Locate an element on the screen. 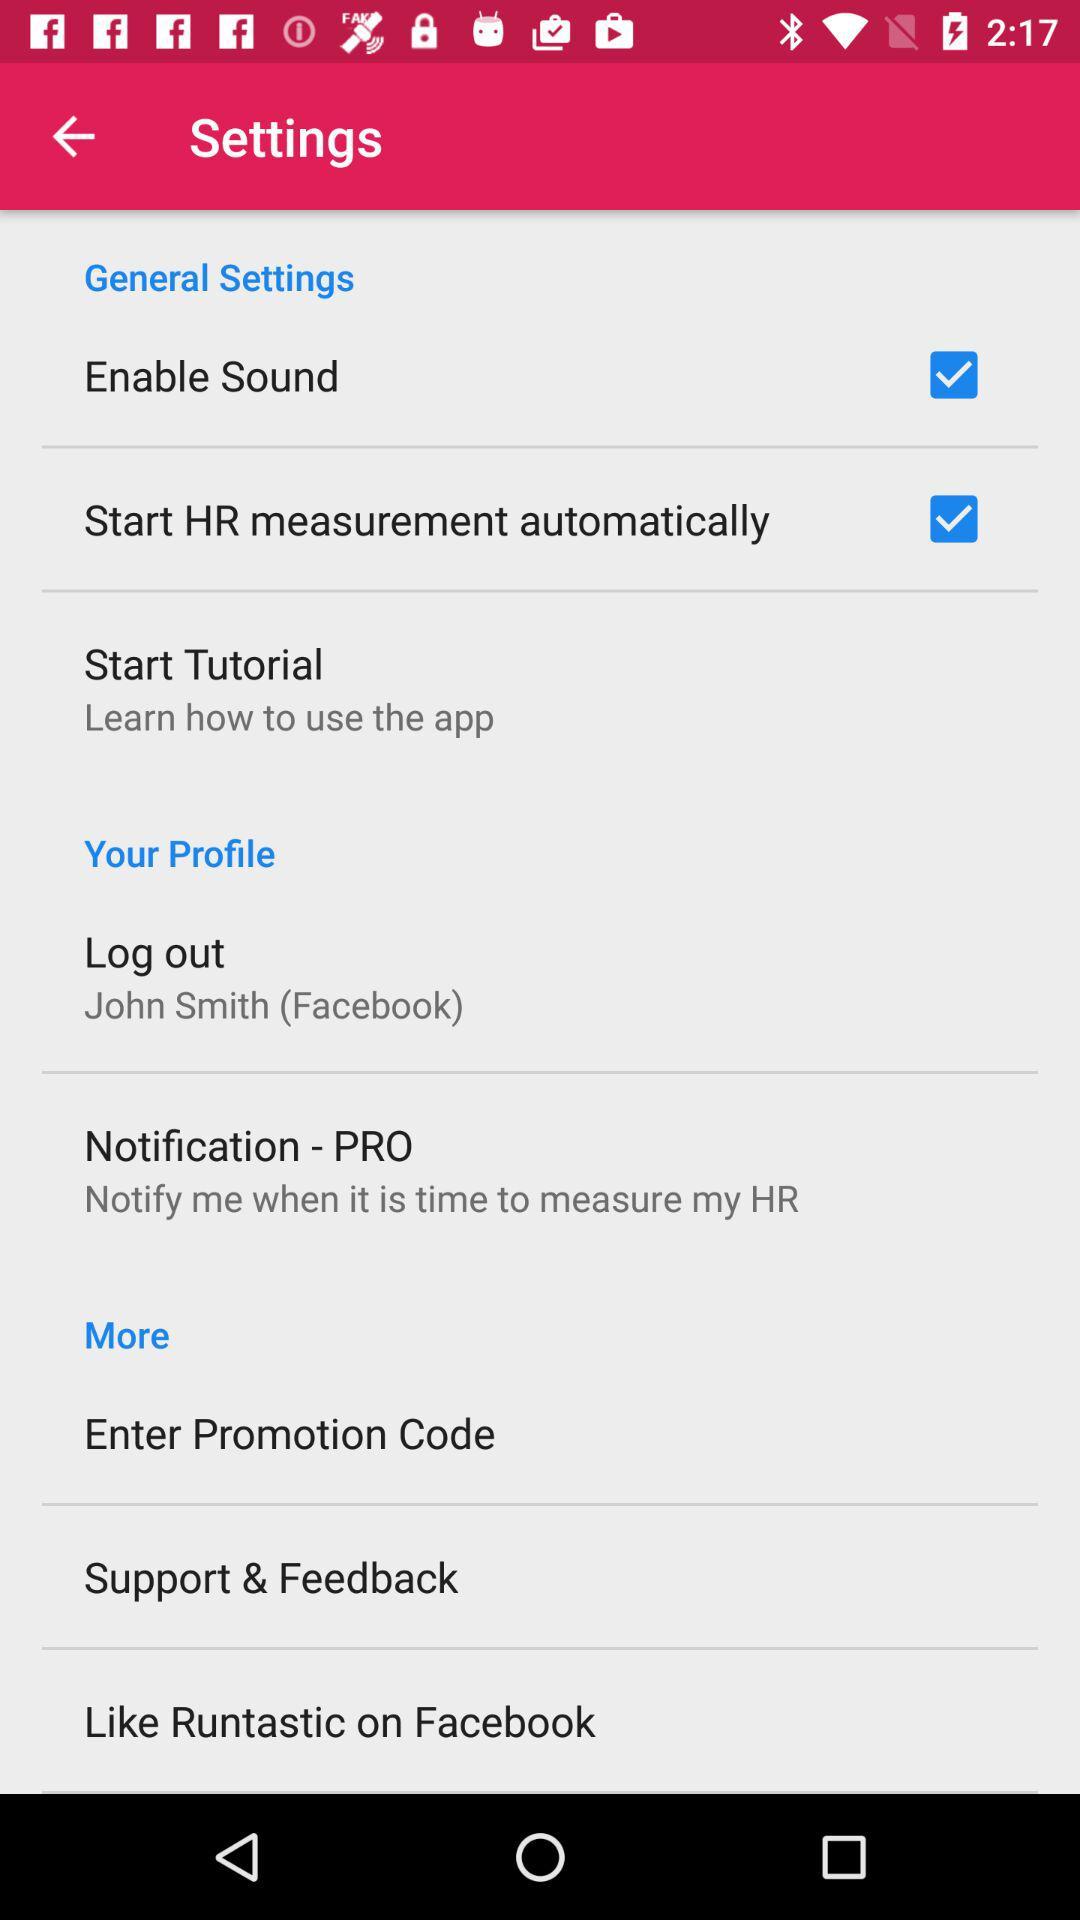 The height and width of the screenshot is (1920, 1080). the enable sound item is located at coordinates (211, 374).